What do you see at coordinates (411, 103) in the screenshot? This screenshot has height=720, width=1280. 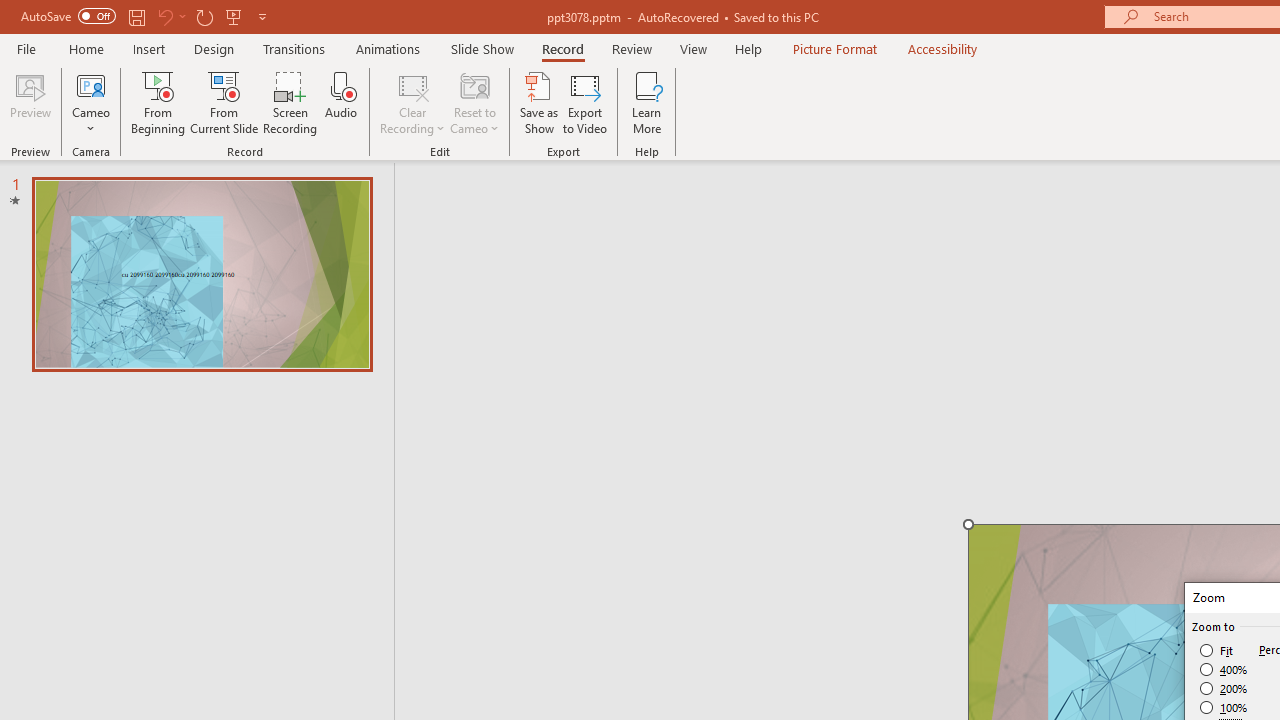 I see `'Clear Recording'` at bounding box center [411, 103].